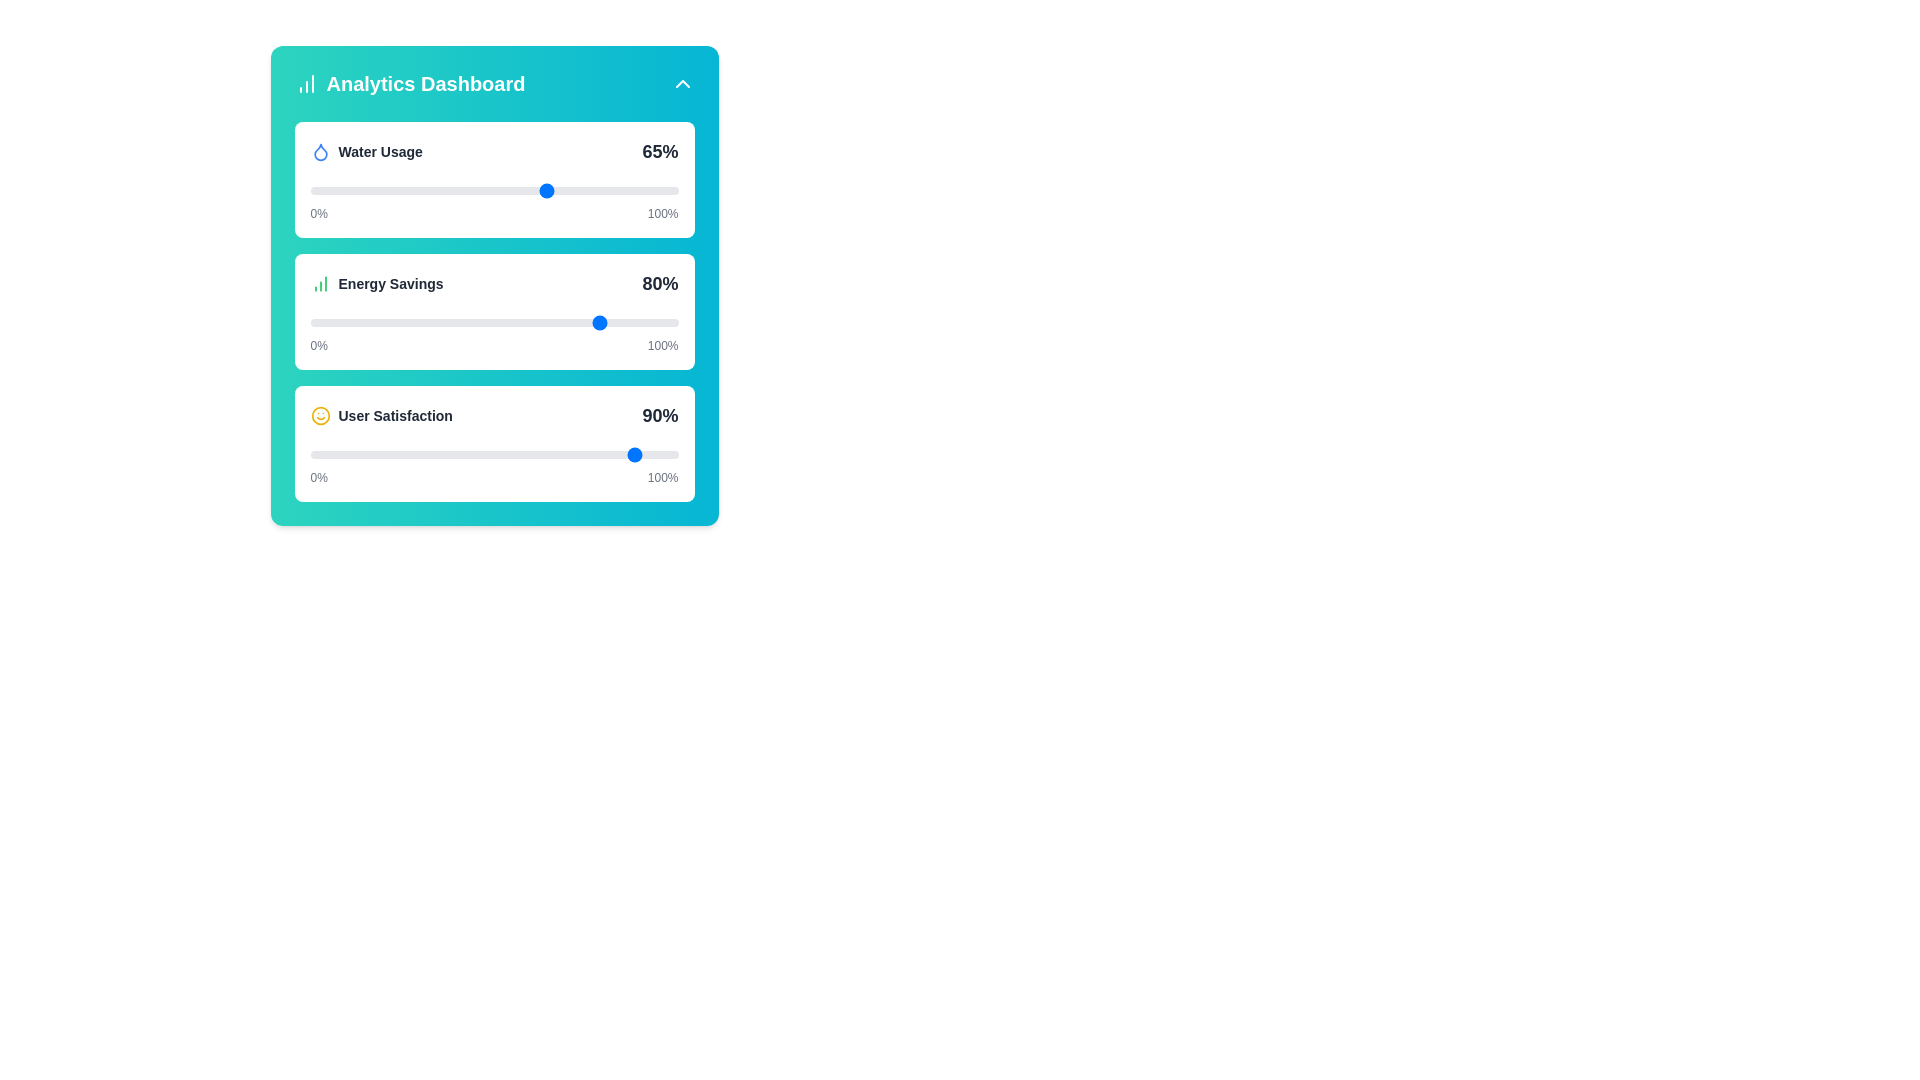 Image resolution: width=1920 pixels, height=1080 pixels. What do you see at coordinates (381, 415) in the screenshot?
I see `the 'User Satisfaction' label with the yellow smiling face icon in the bottom section of the 'Analytics Dashboard' card` at bounding box center [381, 415].